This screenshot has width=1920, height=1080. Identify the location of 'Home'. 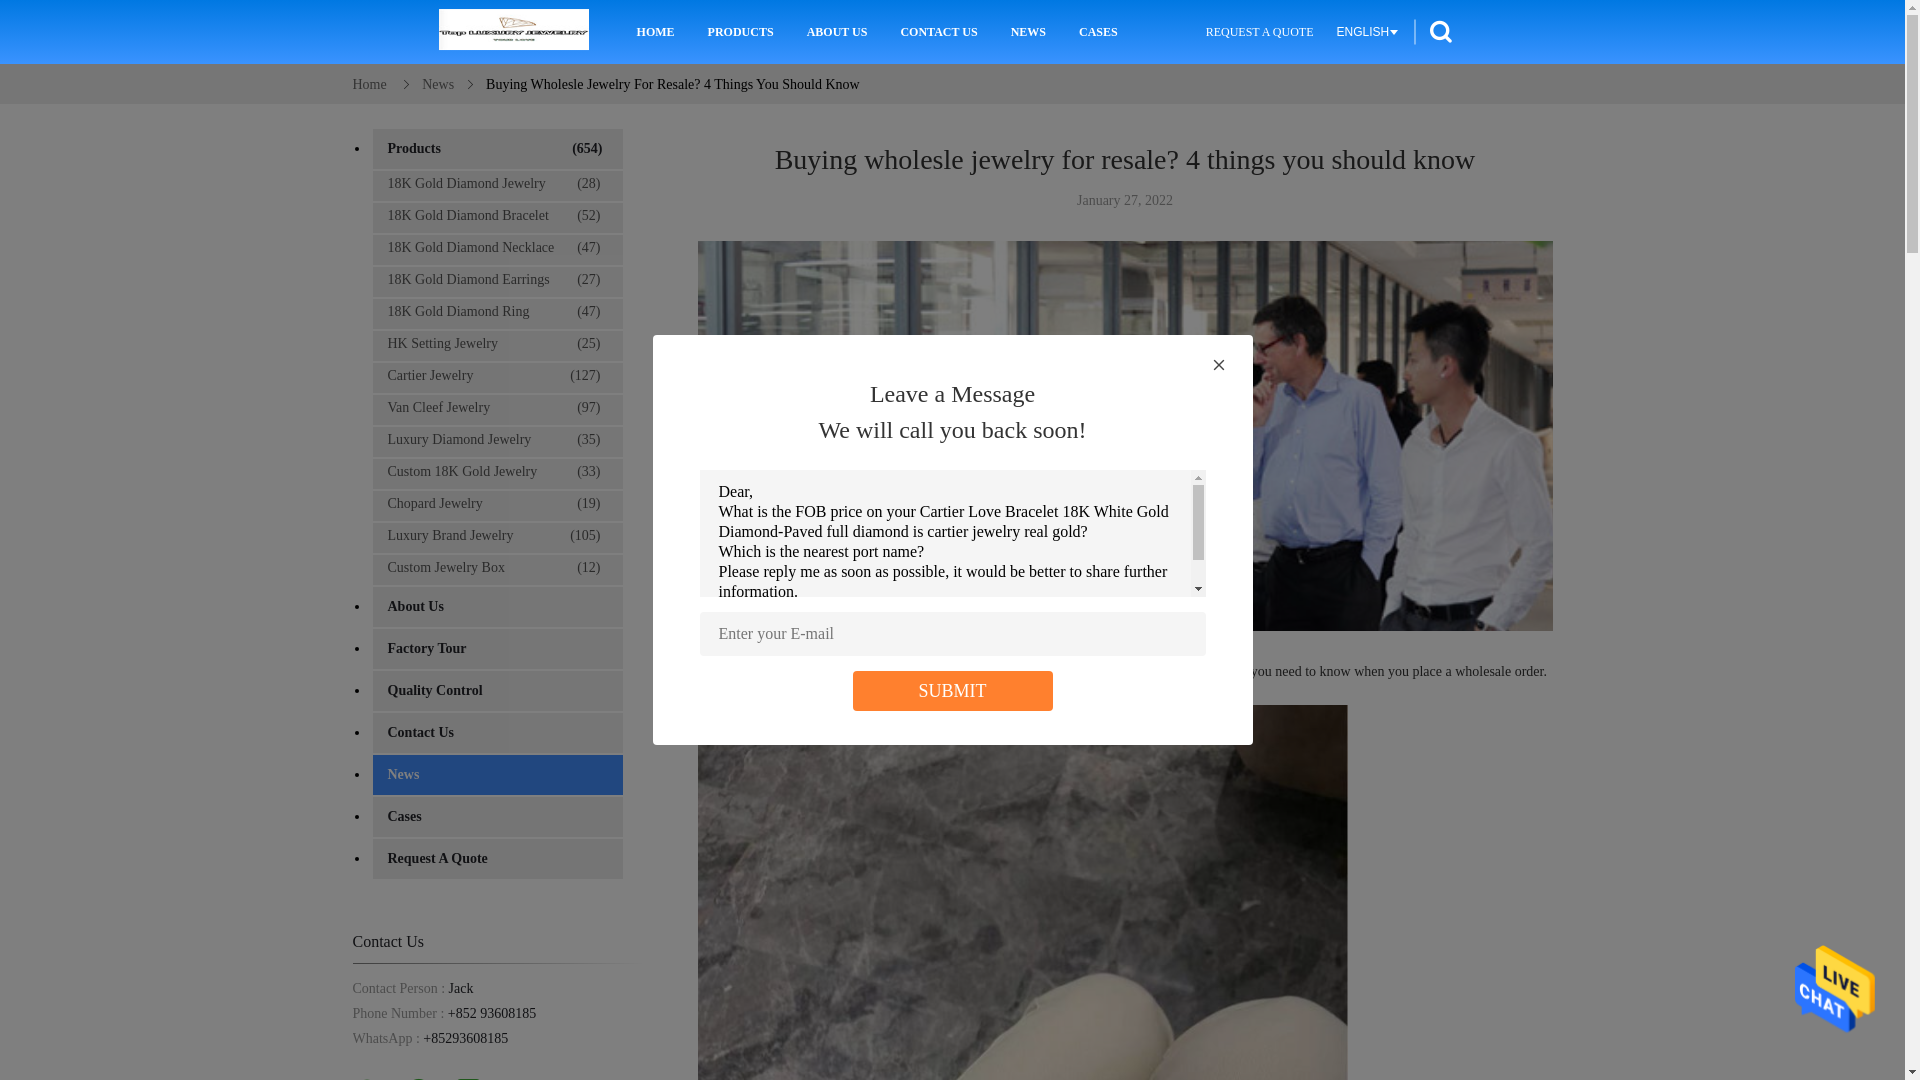
(369, 83).